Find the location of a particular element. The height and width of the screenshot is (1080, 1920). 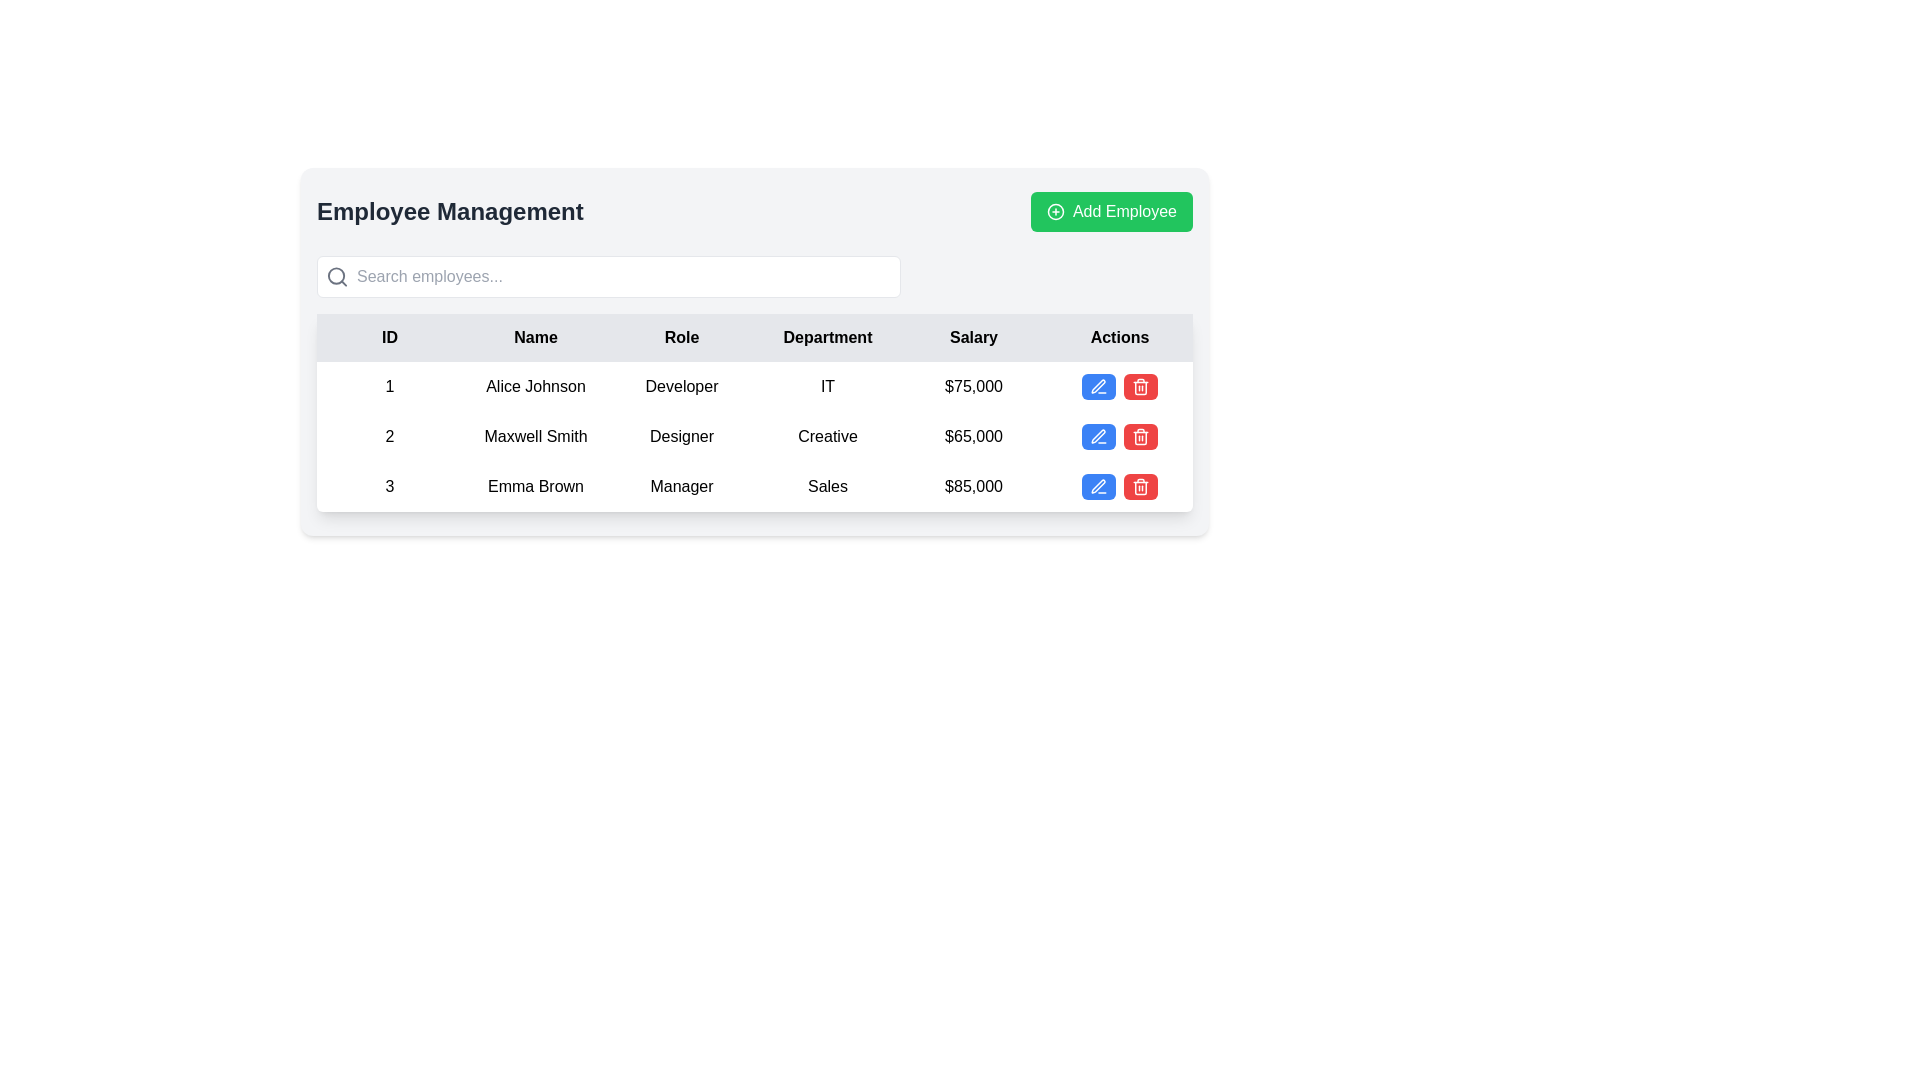

the editing SVG icon located in the 'Actions' column of the third row of the table is located at coordinates (1097, 386).